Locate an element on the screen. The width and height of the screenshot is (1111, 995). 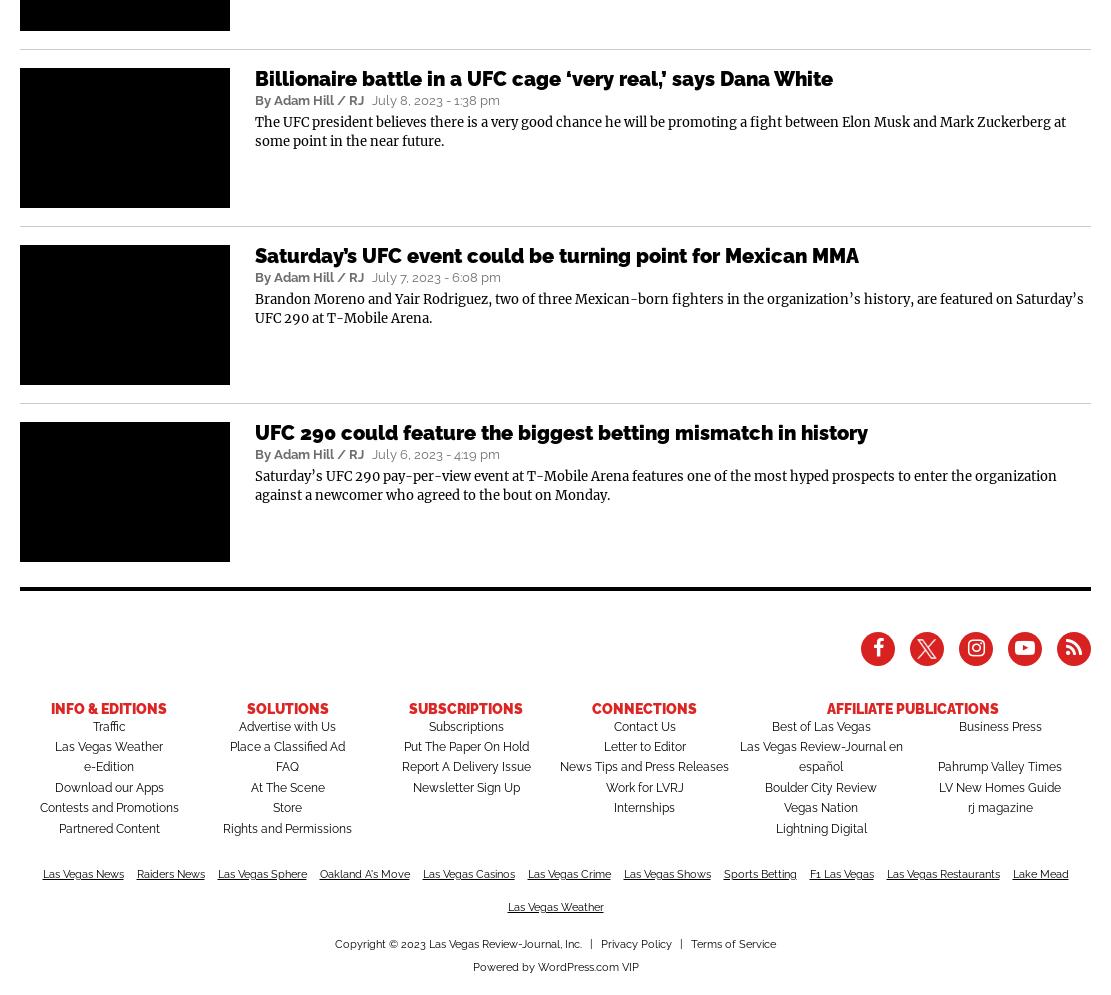
'LV New Homes Guide' is located at coordinates (1000, 787).